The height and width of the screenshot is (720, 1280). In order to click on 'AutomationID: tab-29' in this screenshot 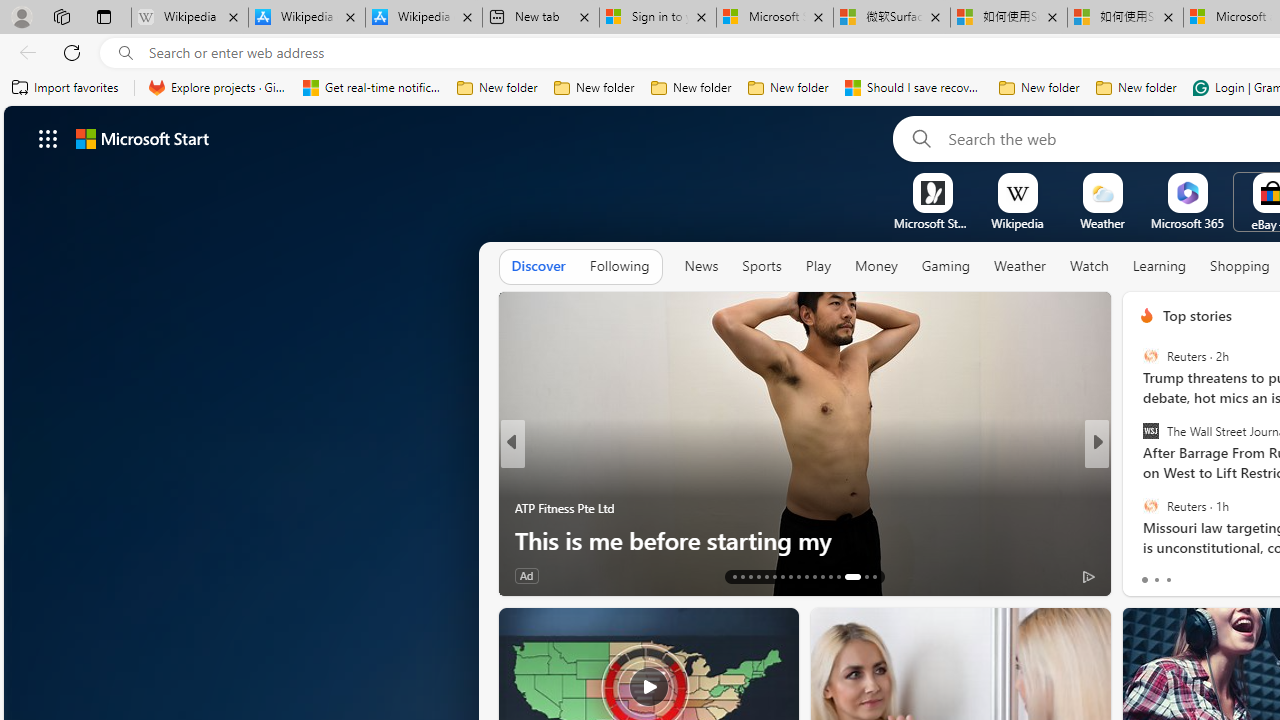, I will do `click(874, 577)`.